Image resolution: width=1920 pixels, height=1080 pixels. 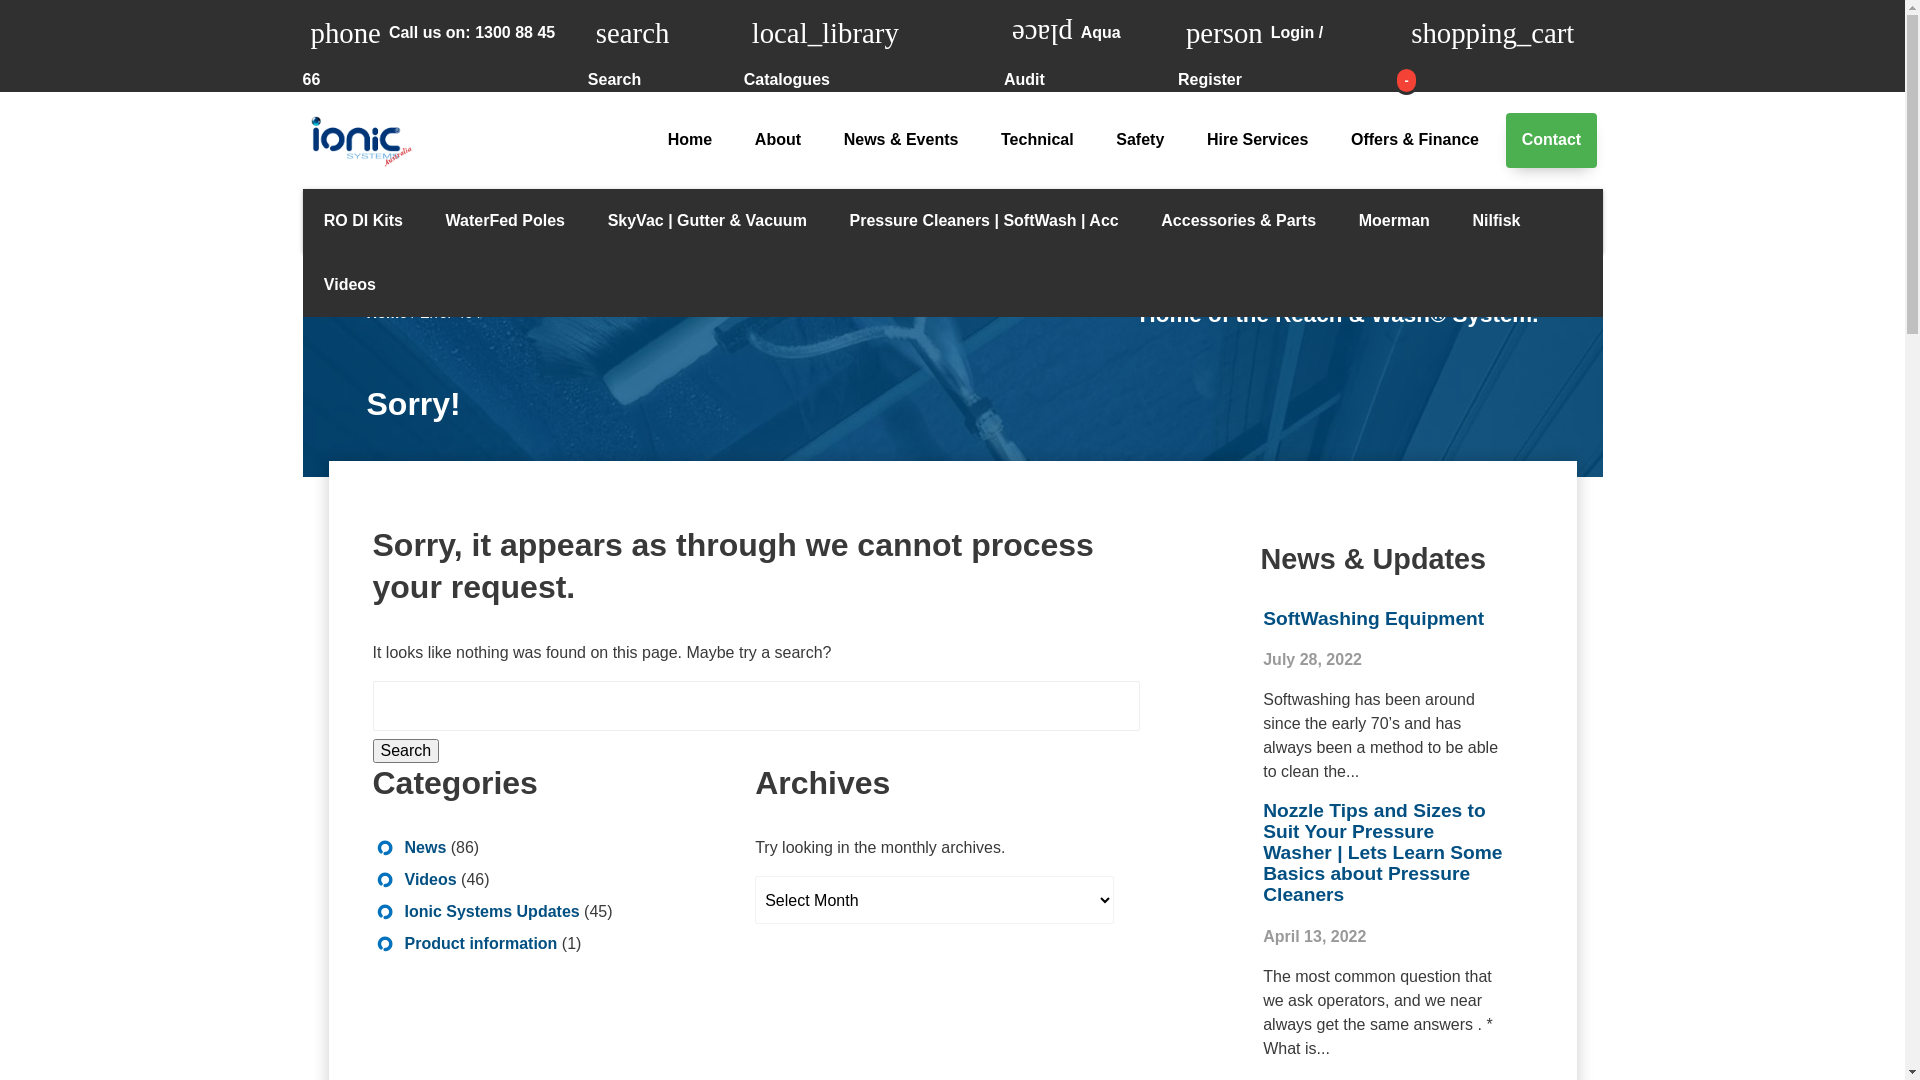 What do you see at coordinates (1140, 139) in the screenshot?
I see `'Safety'` at bounding box center [1140, 139].